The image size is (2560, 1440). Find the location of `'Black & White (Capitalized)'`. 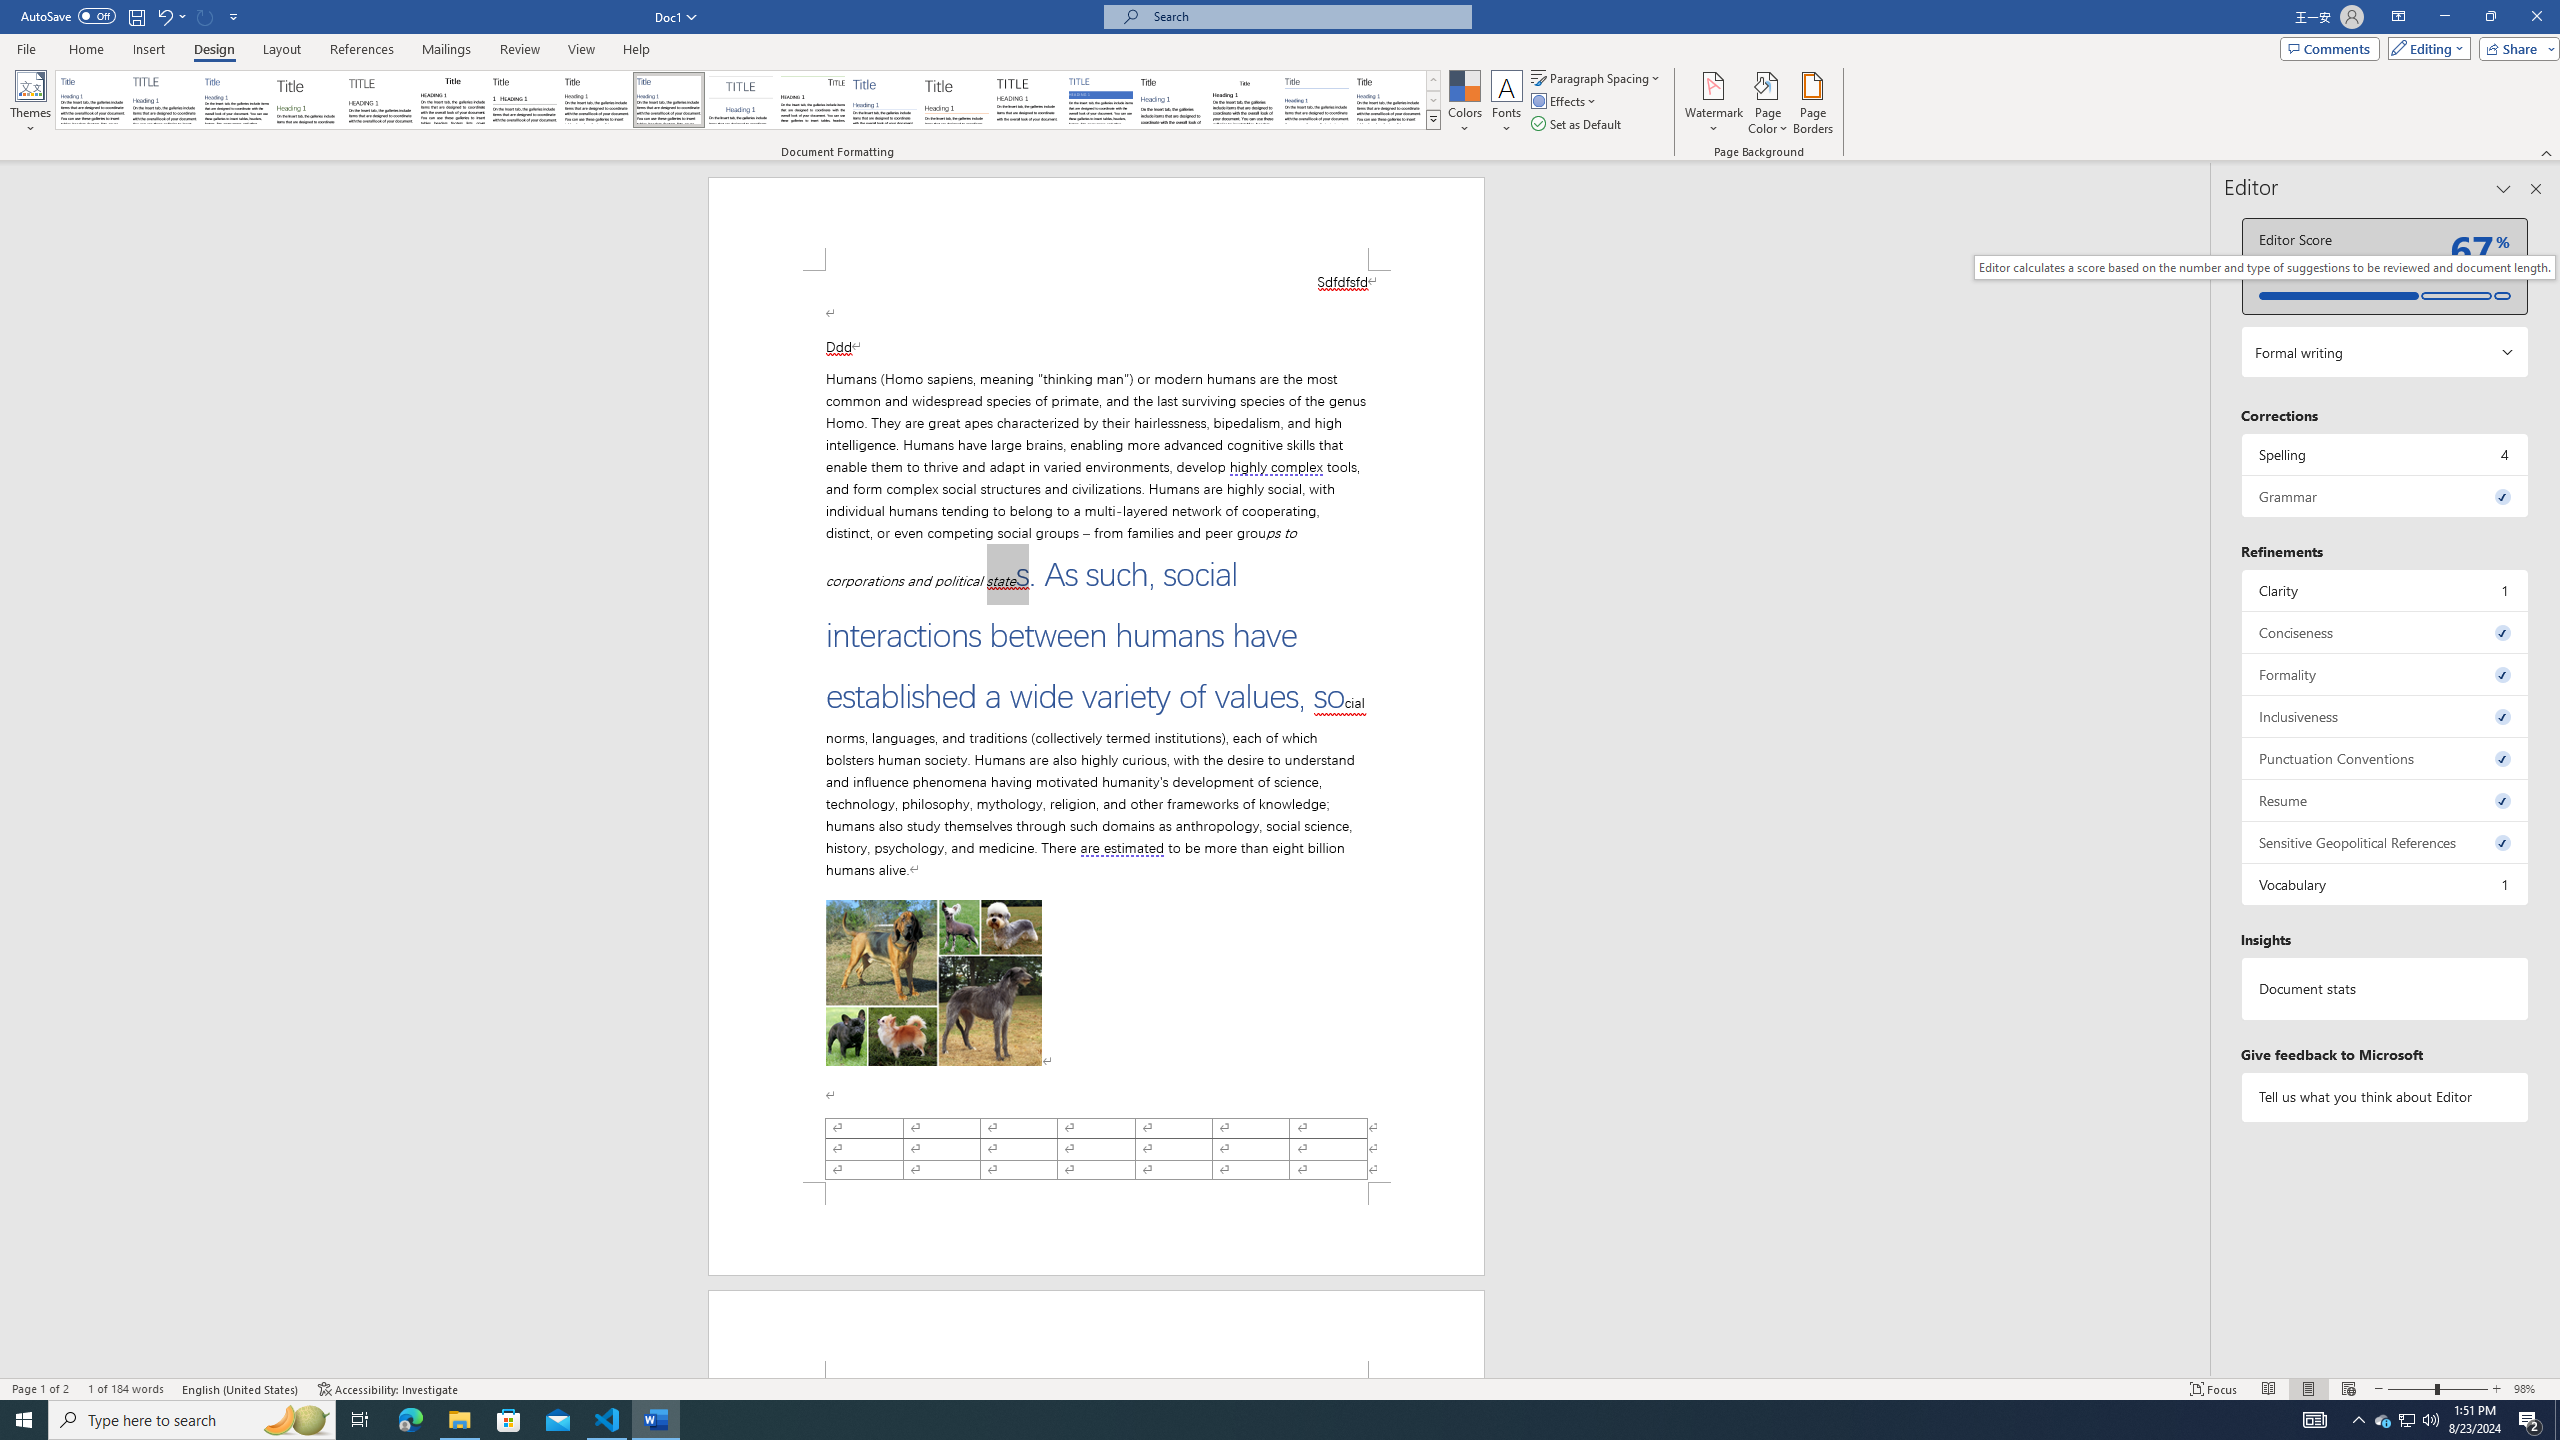

'Black & White (Capitalized)' is located at coordinates (380, 99).